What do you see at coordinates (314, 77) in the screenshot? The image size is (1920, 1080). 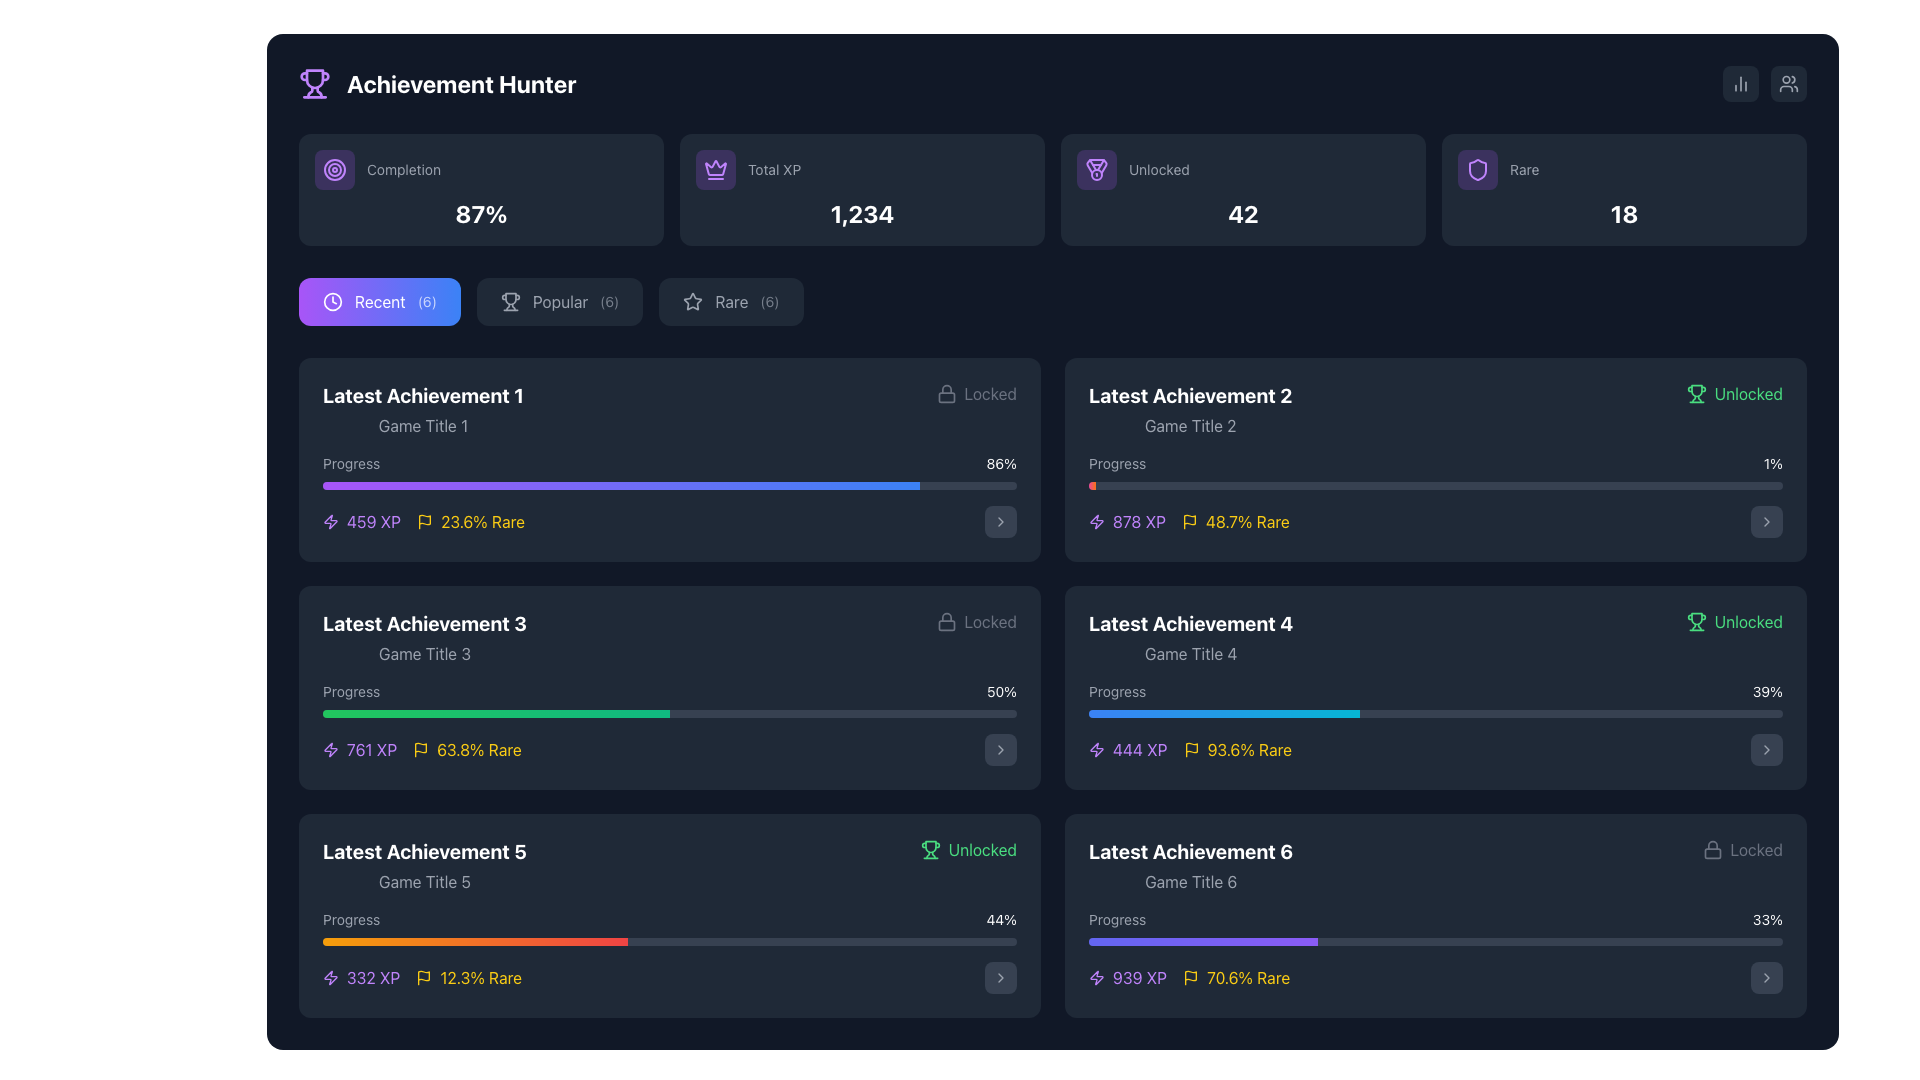 I see `the trophy icon component located at the top left of the interface near the text 'Achievement Hunter', specifically on the upper section forming the cup-like structure` at bounding box center [314, 77].